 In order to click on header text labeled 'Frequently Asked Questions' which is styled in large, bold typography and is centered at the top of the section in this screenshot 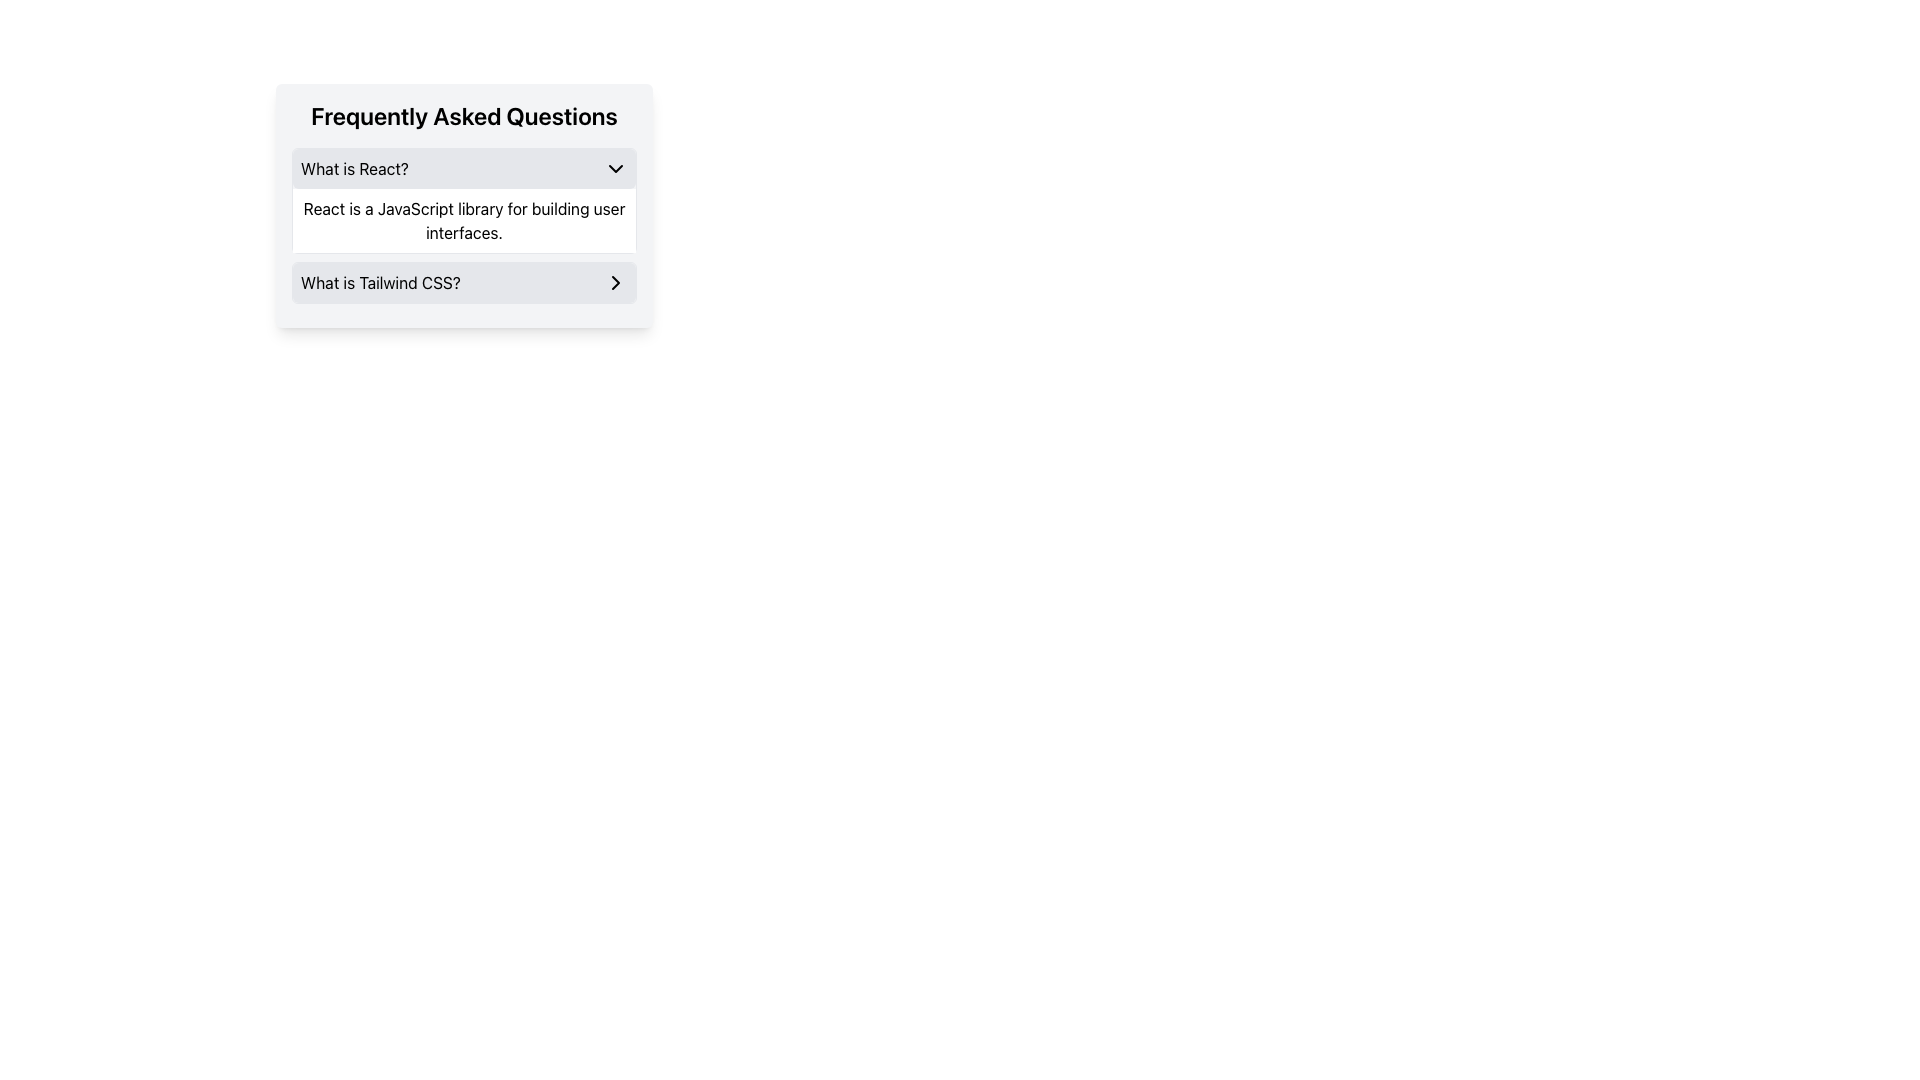, I will do `click(463, 115)`.